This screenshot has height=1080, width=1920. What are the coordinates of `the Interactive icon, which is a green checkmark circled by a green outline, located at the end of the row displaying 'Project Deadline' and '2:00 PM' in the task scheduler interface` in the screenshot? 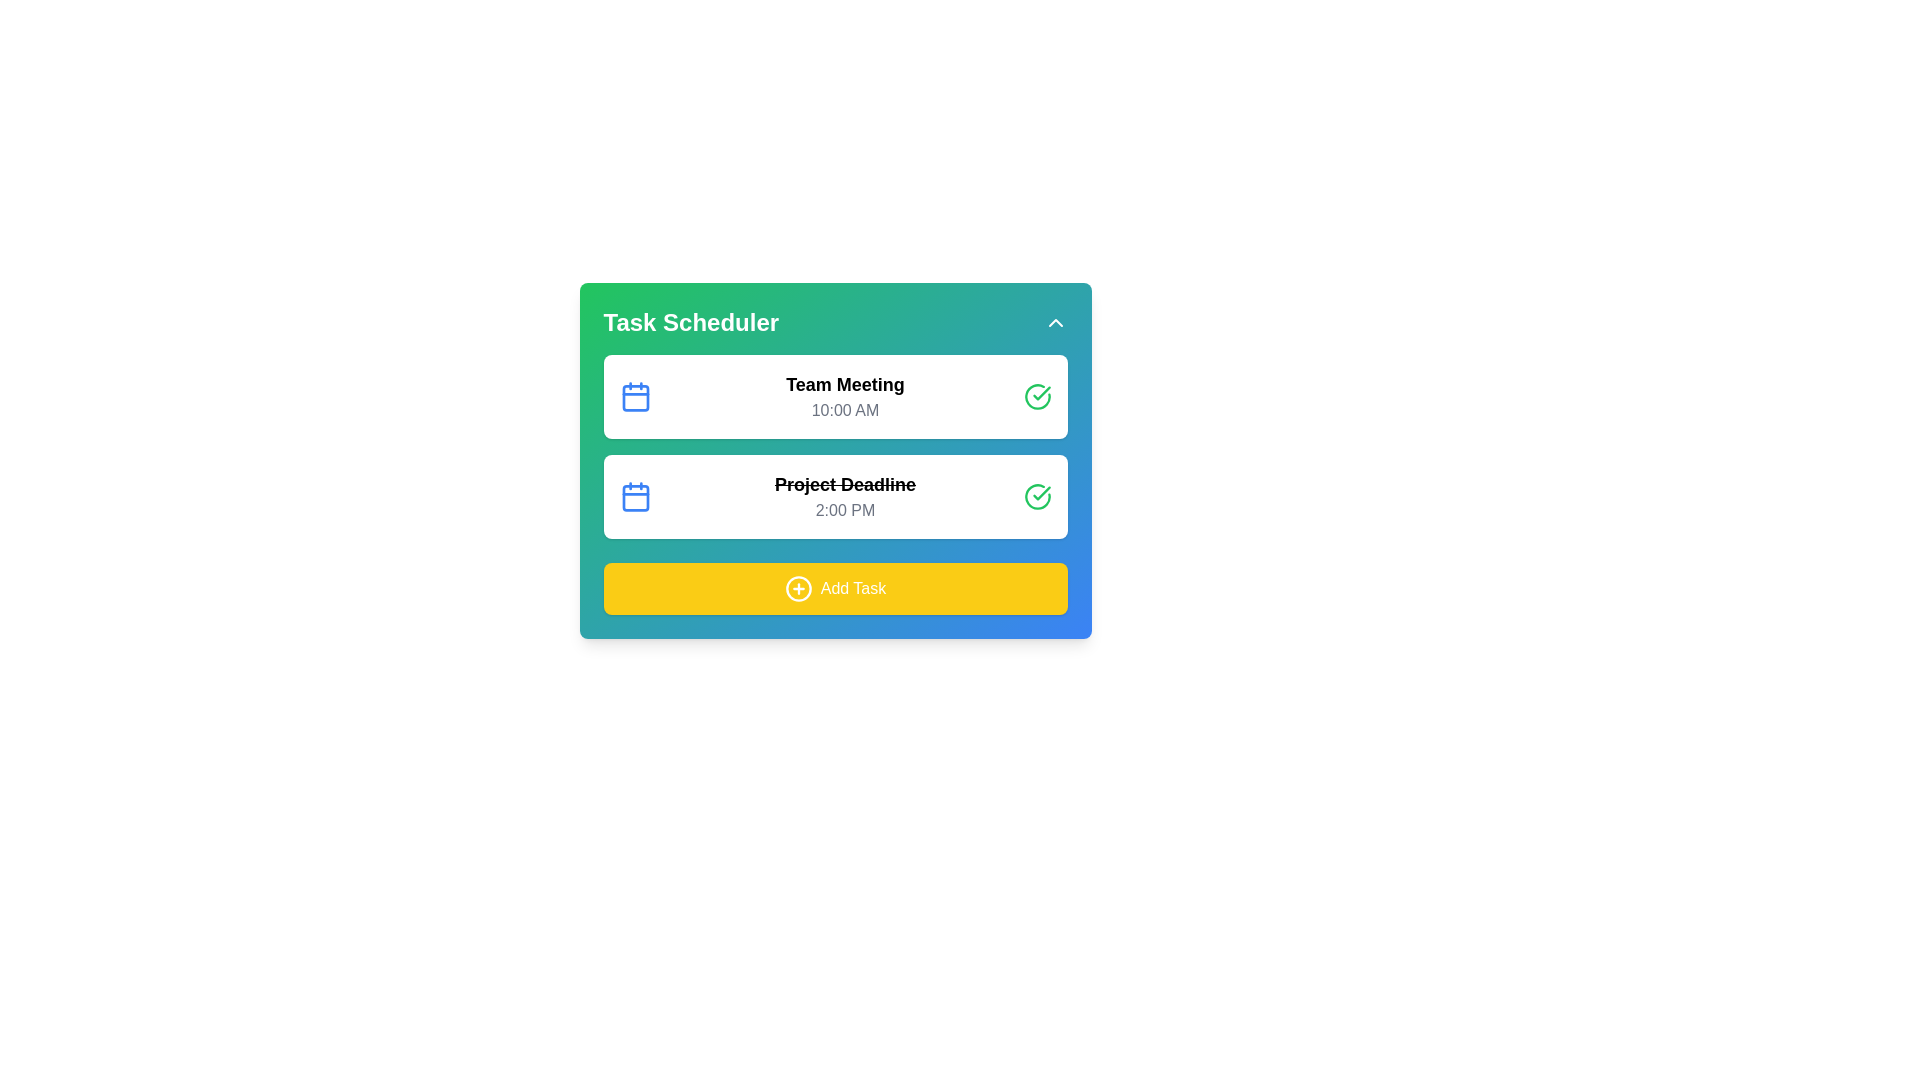 It's located at (1037, 496).